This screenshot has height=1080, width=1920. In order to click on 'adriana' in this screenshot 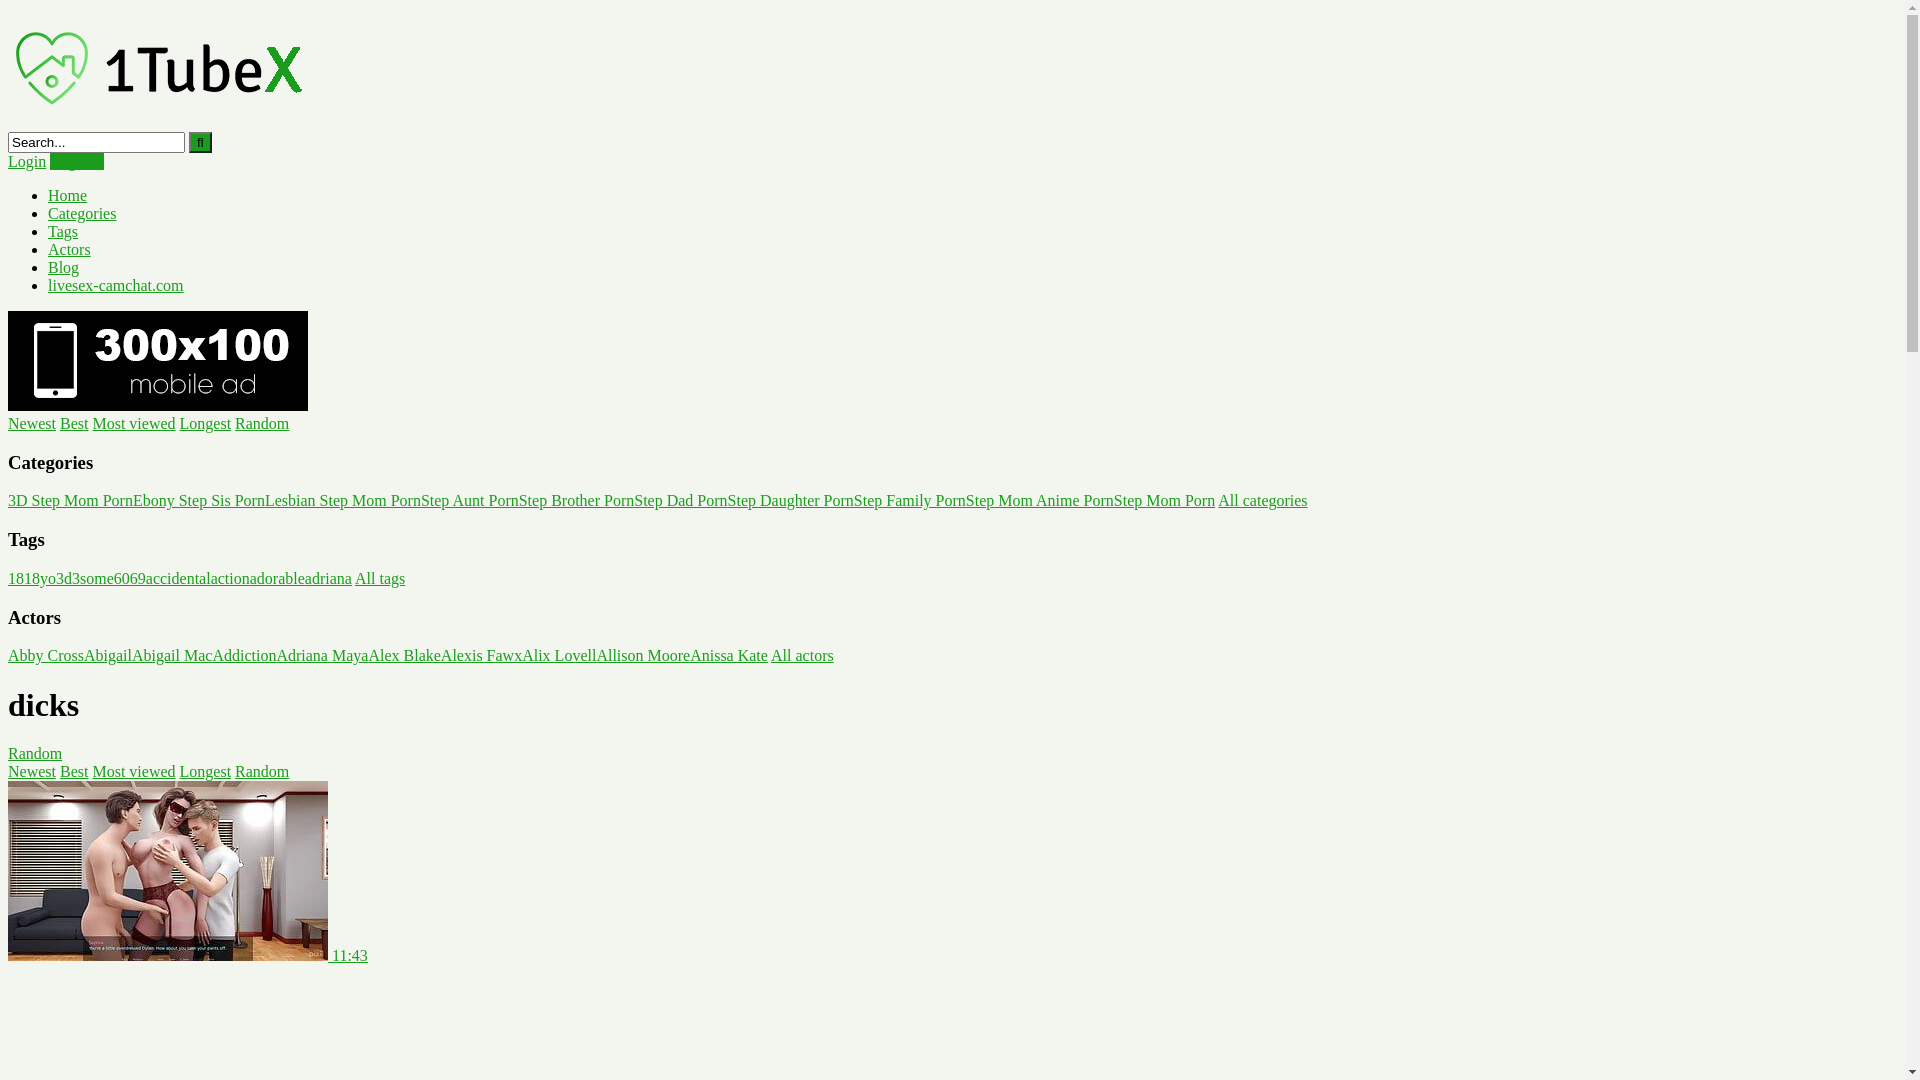, I will do `click(328, 578)`.